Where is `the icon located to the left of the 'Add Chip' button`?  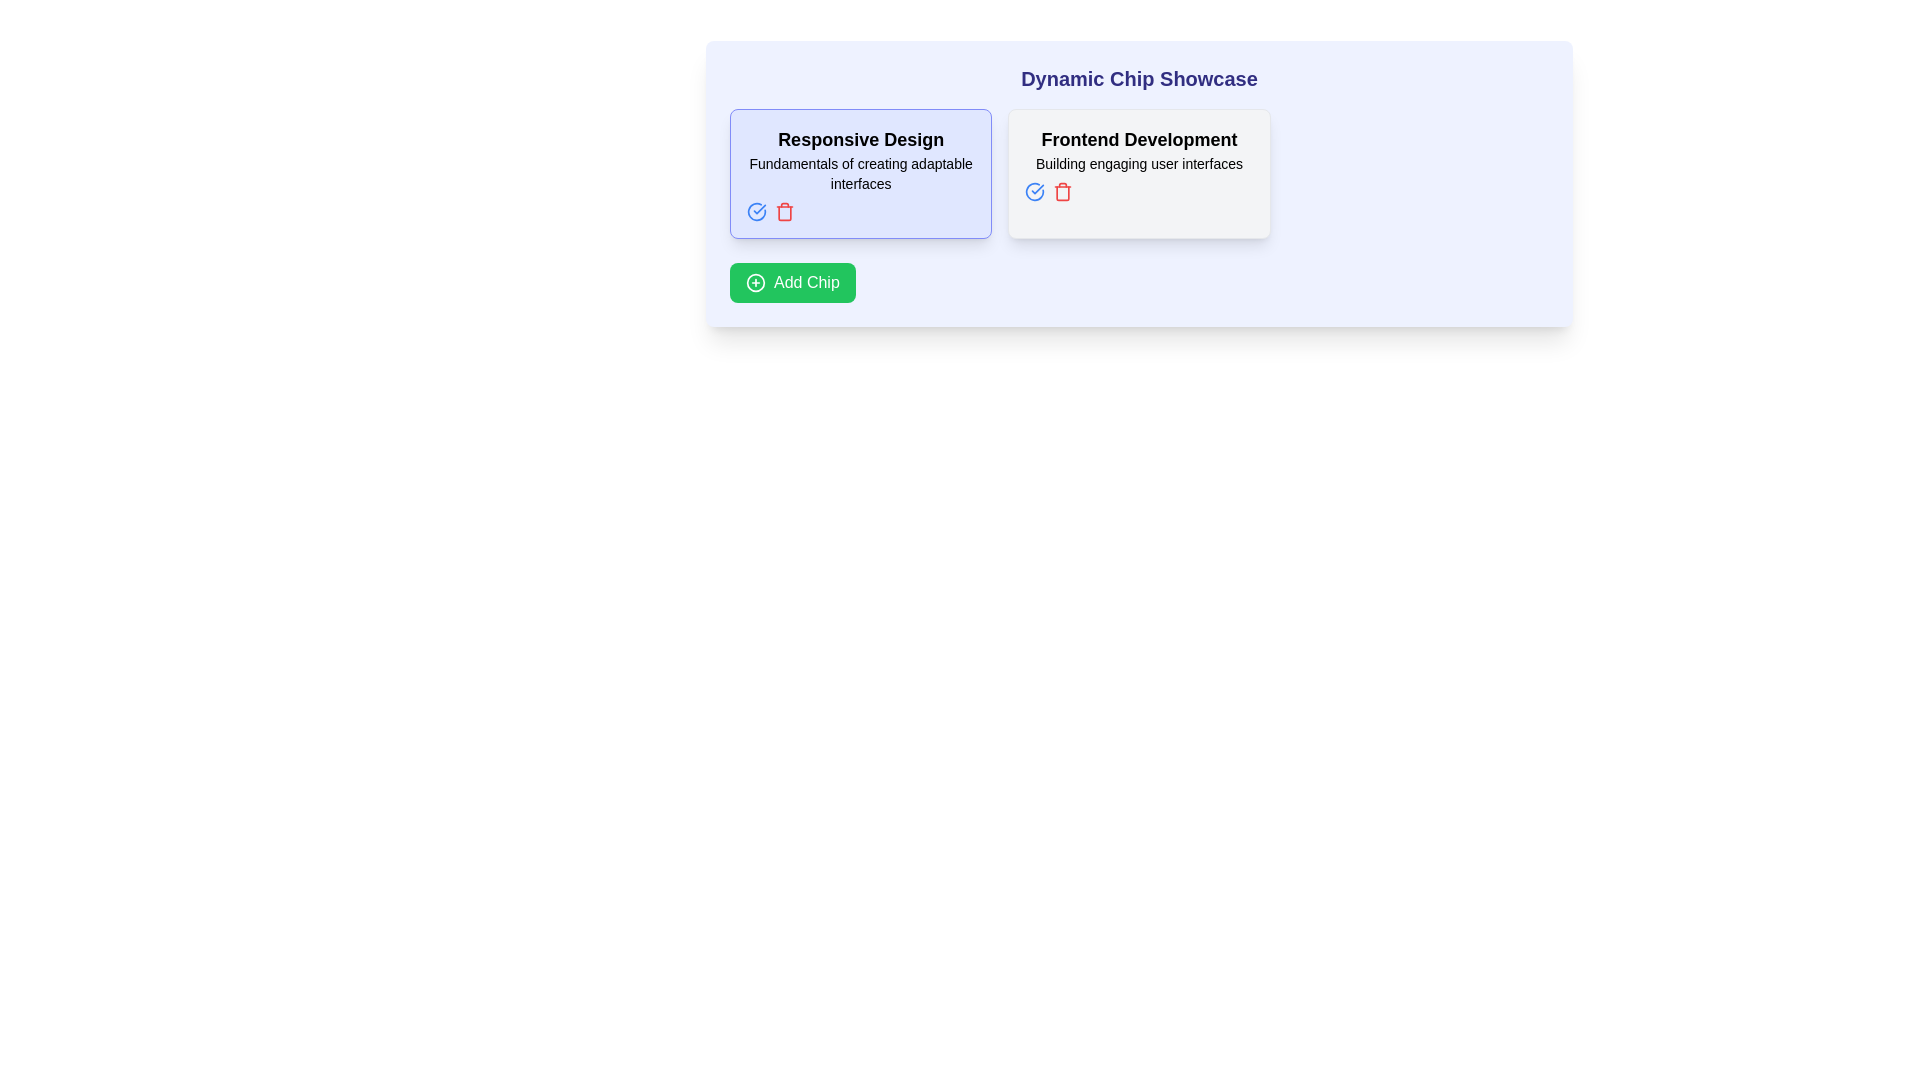
the icon located to the left of the 'Add Chip' button is located at coordinates (754, 282).